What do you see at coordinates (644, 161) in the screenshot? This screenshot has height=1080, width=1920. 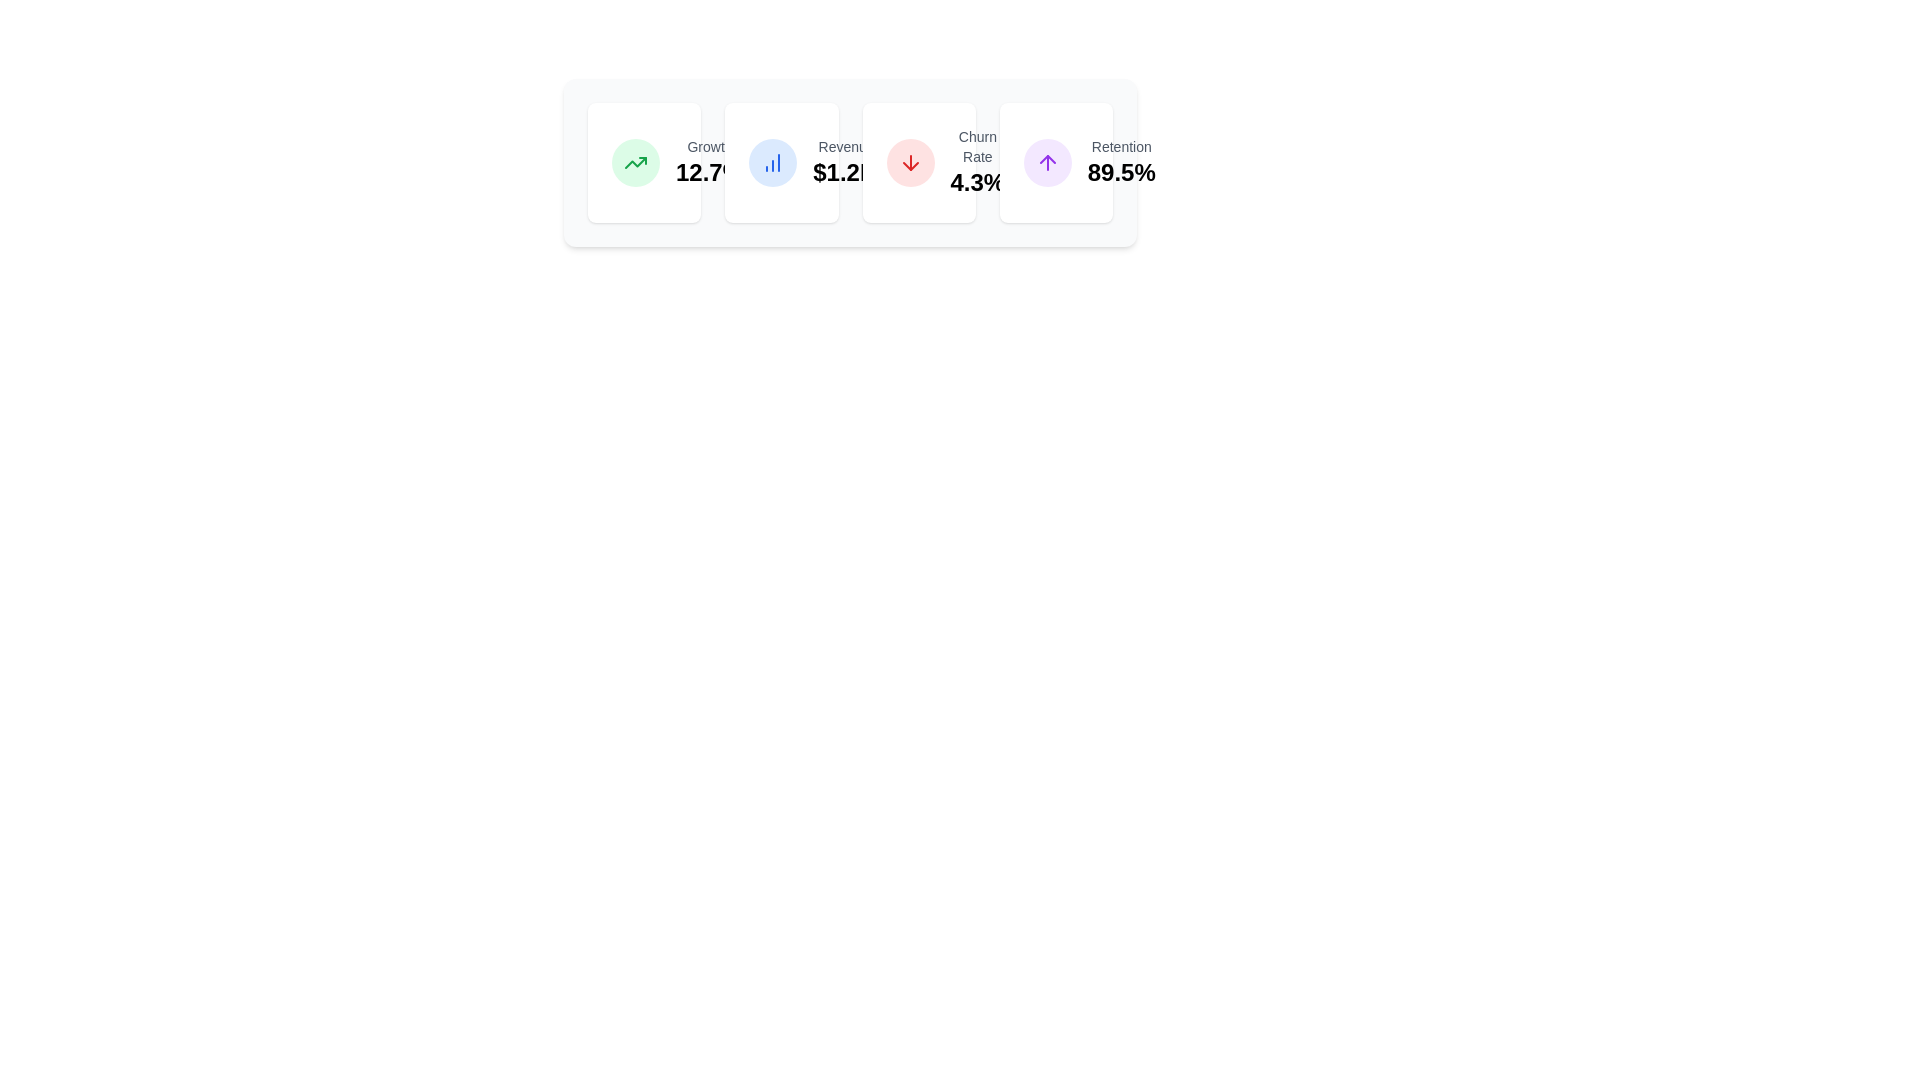 I see `the composite UI element that represents a positive growth metric, featuring a green circular trendline icon and adjacent text displaying the growth percentage, located as the leftmost item in a row of four cards` at bounding box center [644, 161].